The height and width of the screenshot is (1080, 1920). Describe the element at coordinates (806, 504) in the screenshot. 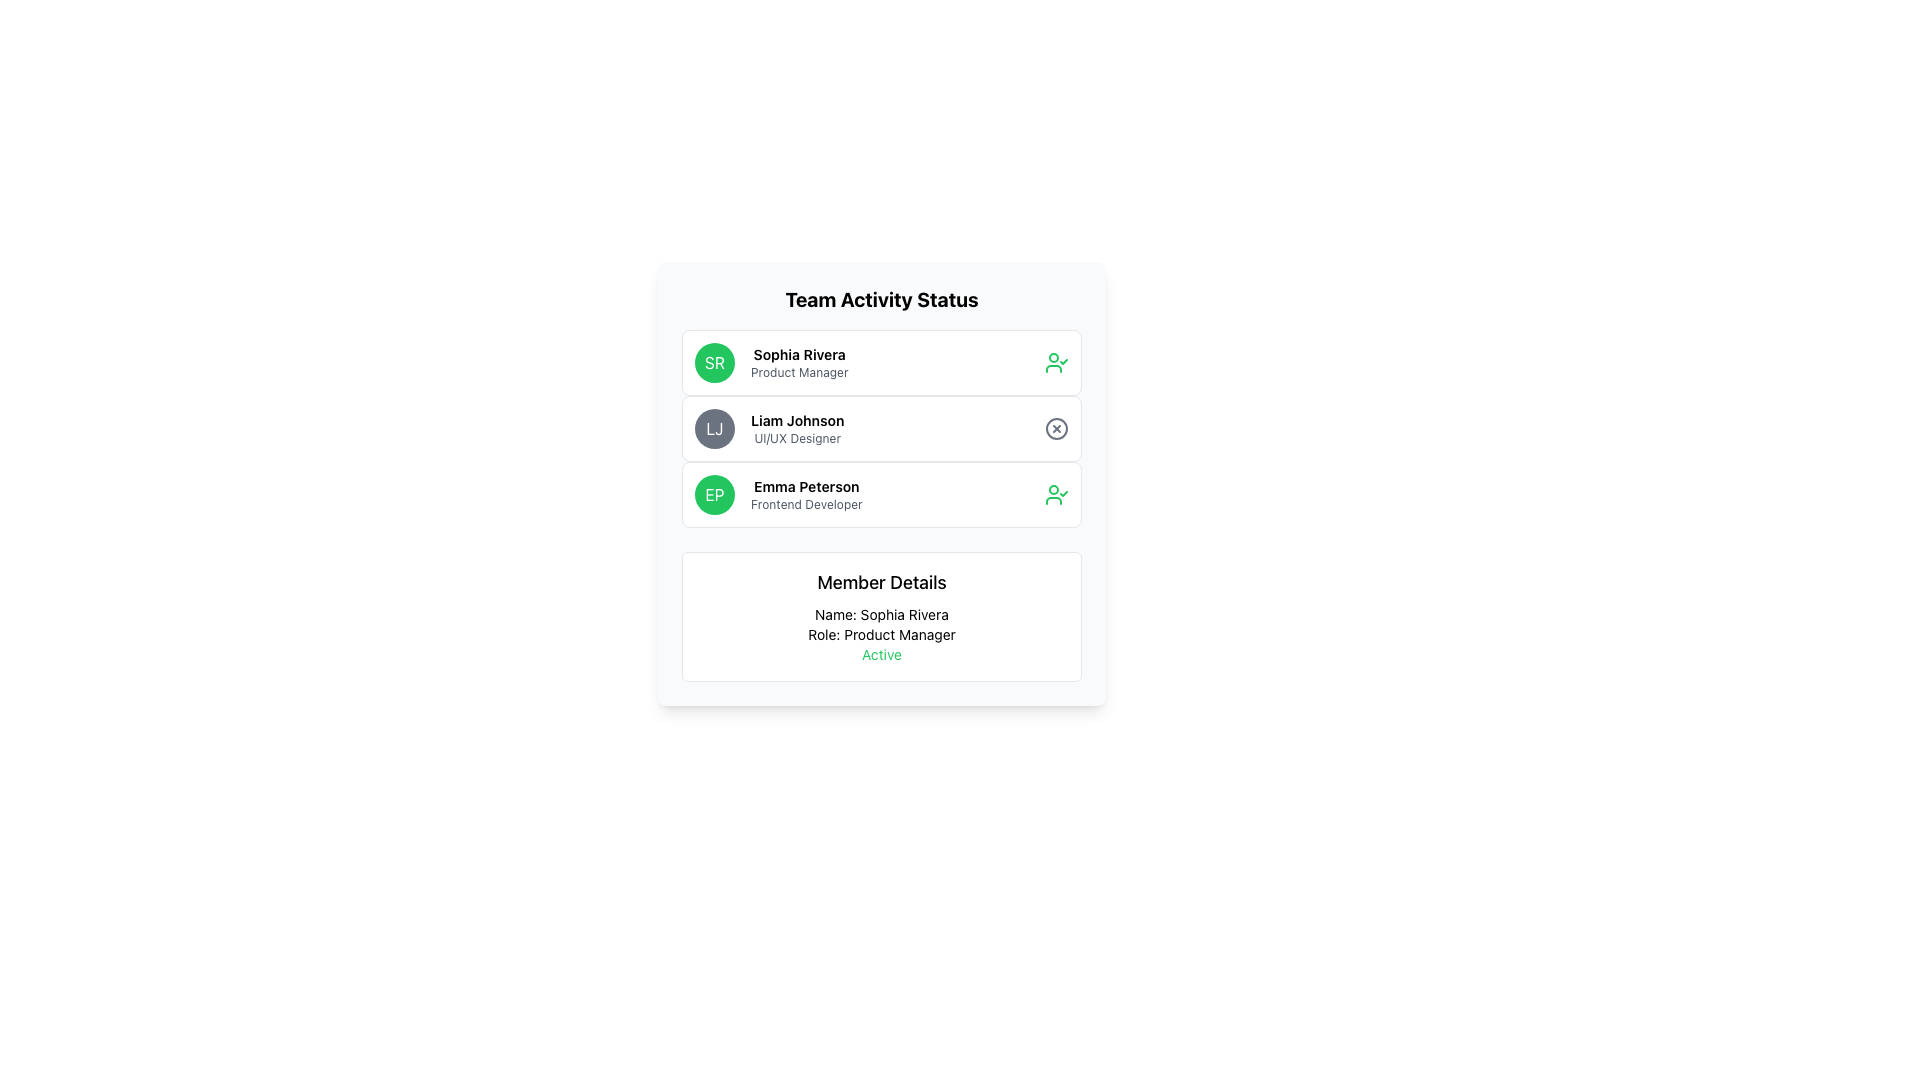

I see `the text label displaying the job title 'Frontend Developer' located below the name 'Emma Peterson' in the 'Team Activity Status' panel` at that location.